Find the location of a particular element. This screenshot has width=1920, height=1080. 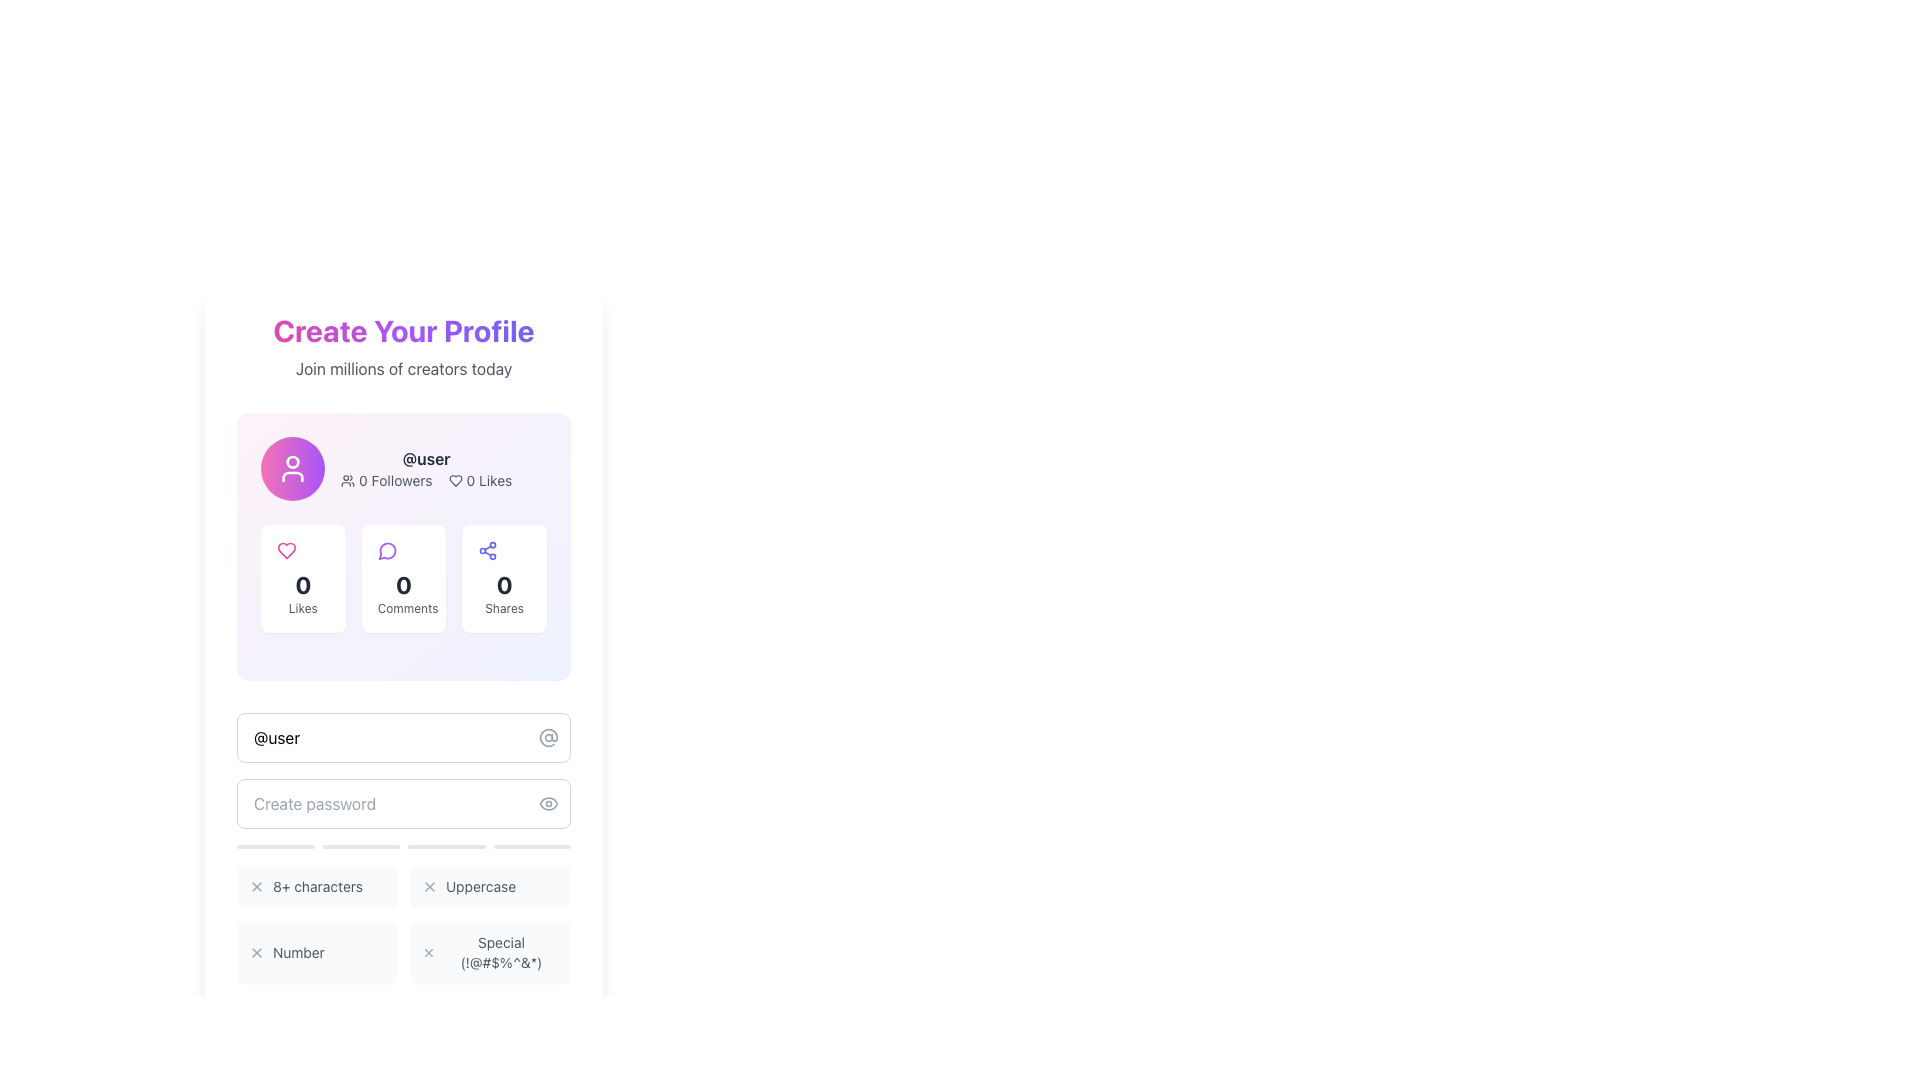

the circular purple speech bubble icon representing comments, located above the '0 Comments' label and to the right of the 'Likes' section is located at coordinates (387, 551).